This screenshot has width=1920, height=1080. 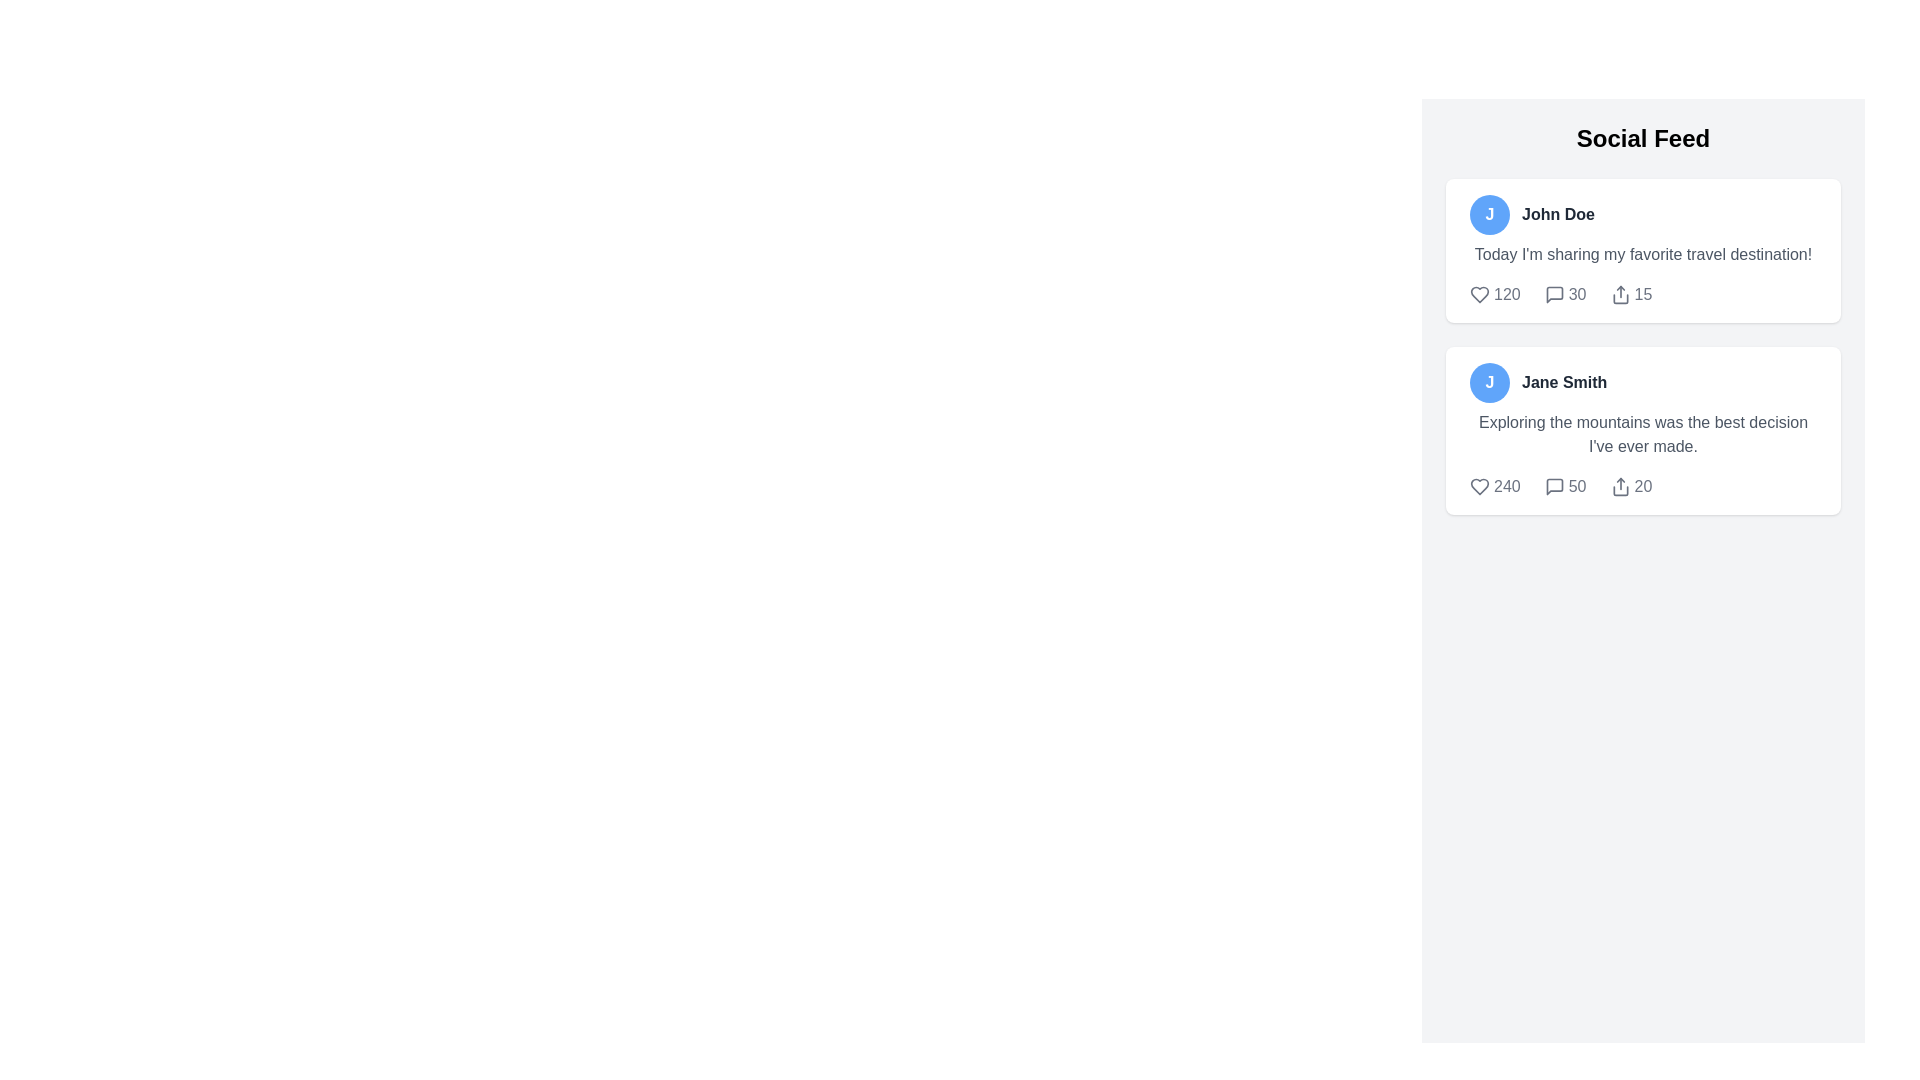 I want to click on the text label displaying 'John Doe', so click(x=1557, y=215).